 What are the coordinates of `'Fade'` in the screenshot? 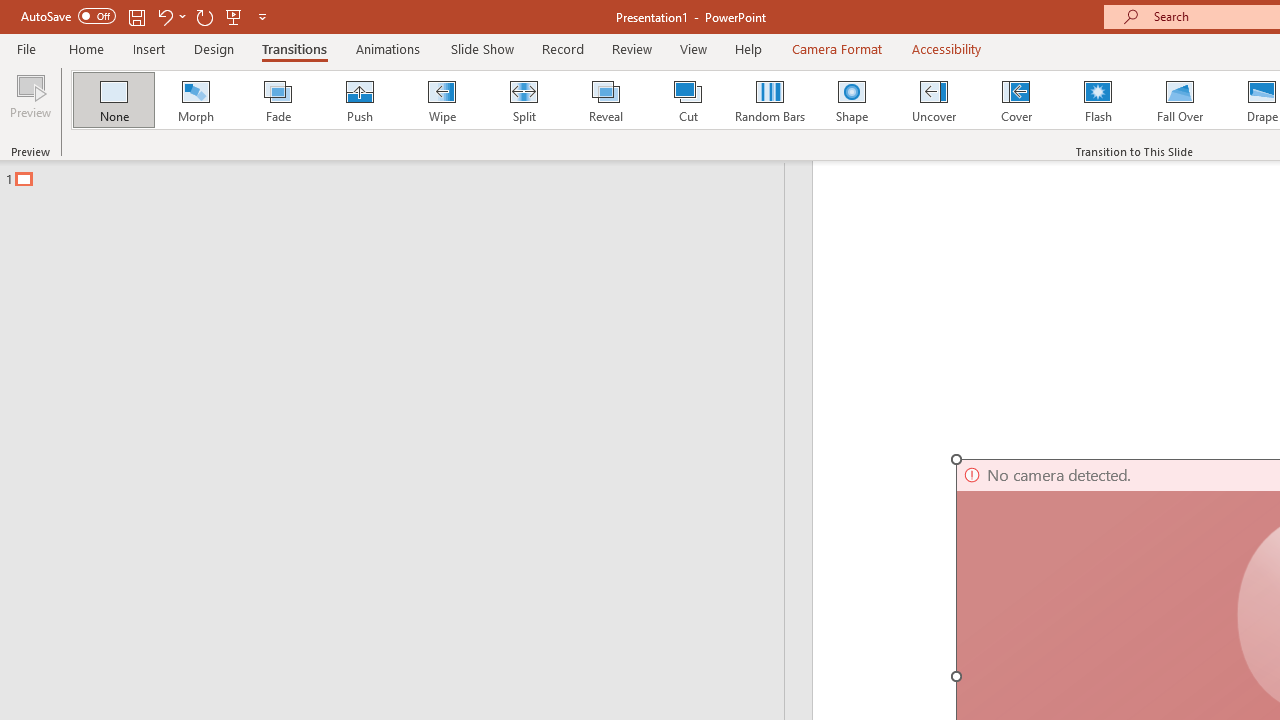 It's located at (276, 100).